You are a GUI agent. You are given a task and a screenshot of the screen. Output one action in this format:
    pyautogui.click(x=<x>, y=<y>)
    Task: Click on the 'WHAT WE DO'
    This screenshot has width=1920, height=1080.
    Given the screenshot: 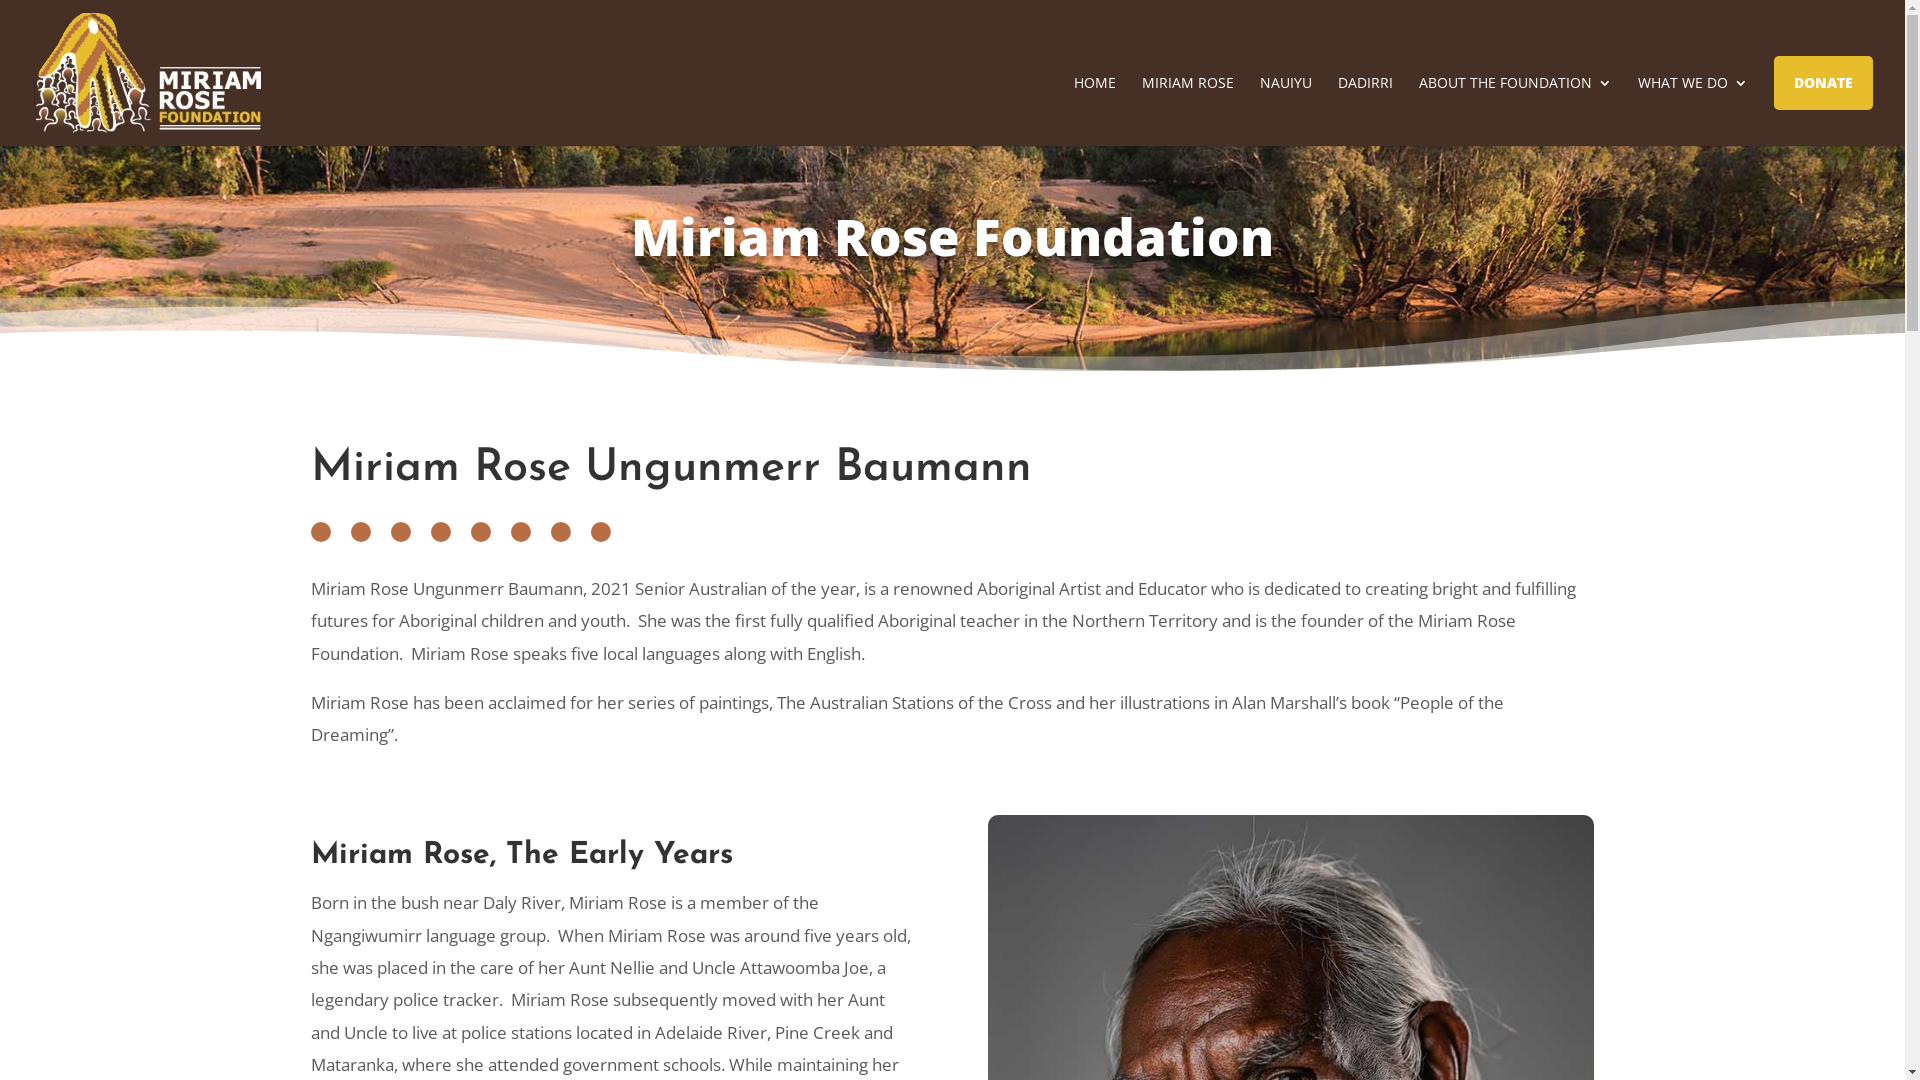 What is the action you would take?
    pyautogui.click(x=1692, y=111)
    